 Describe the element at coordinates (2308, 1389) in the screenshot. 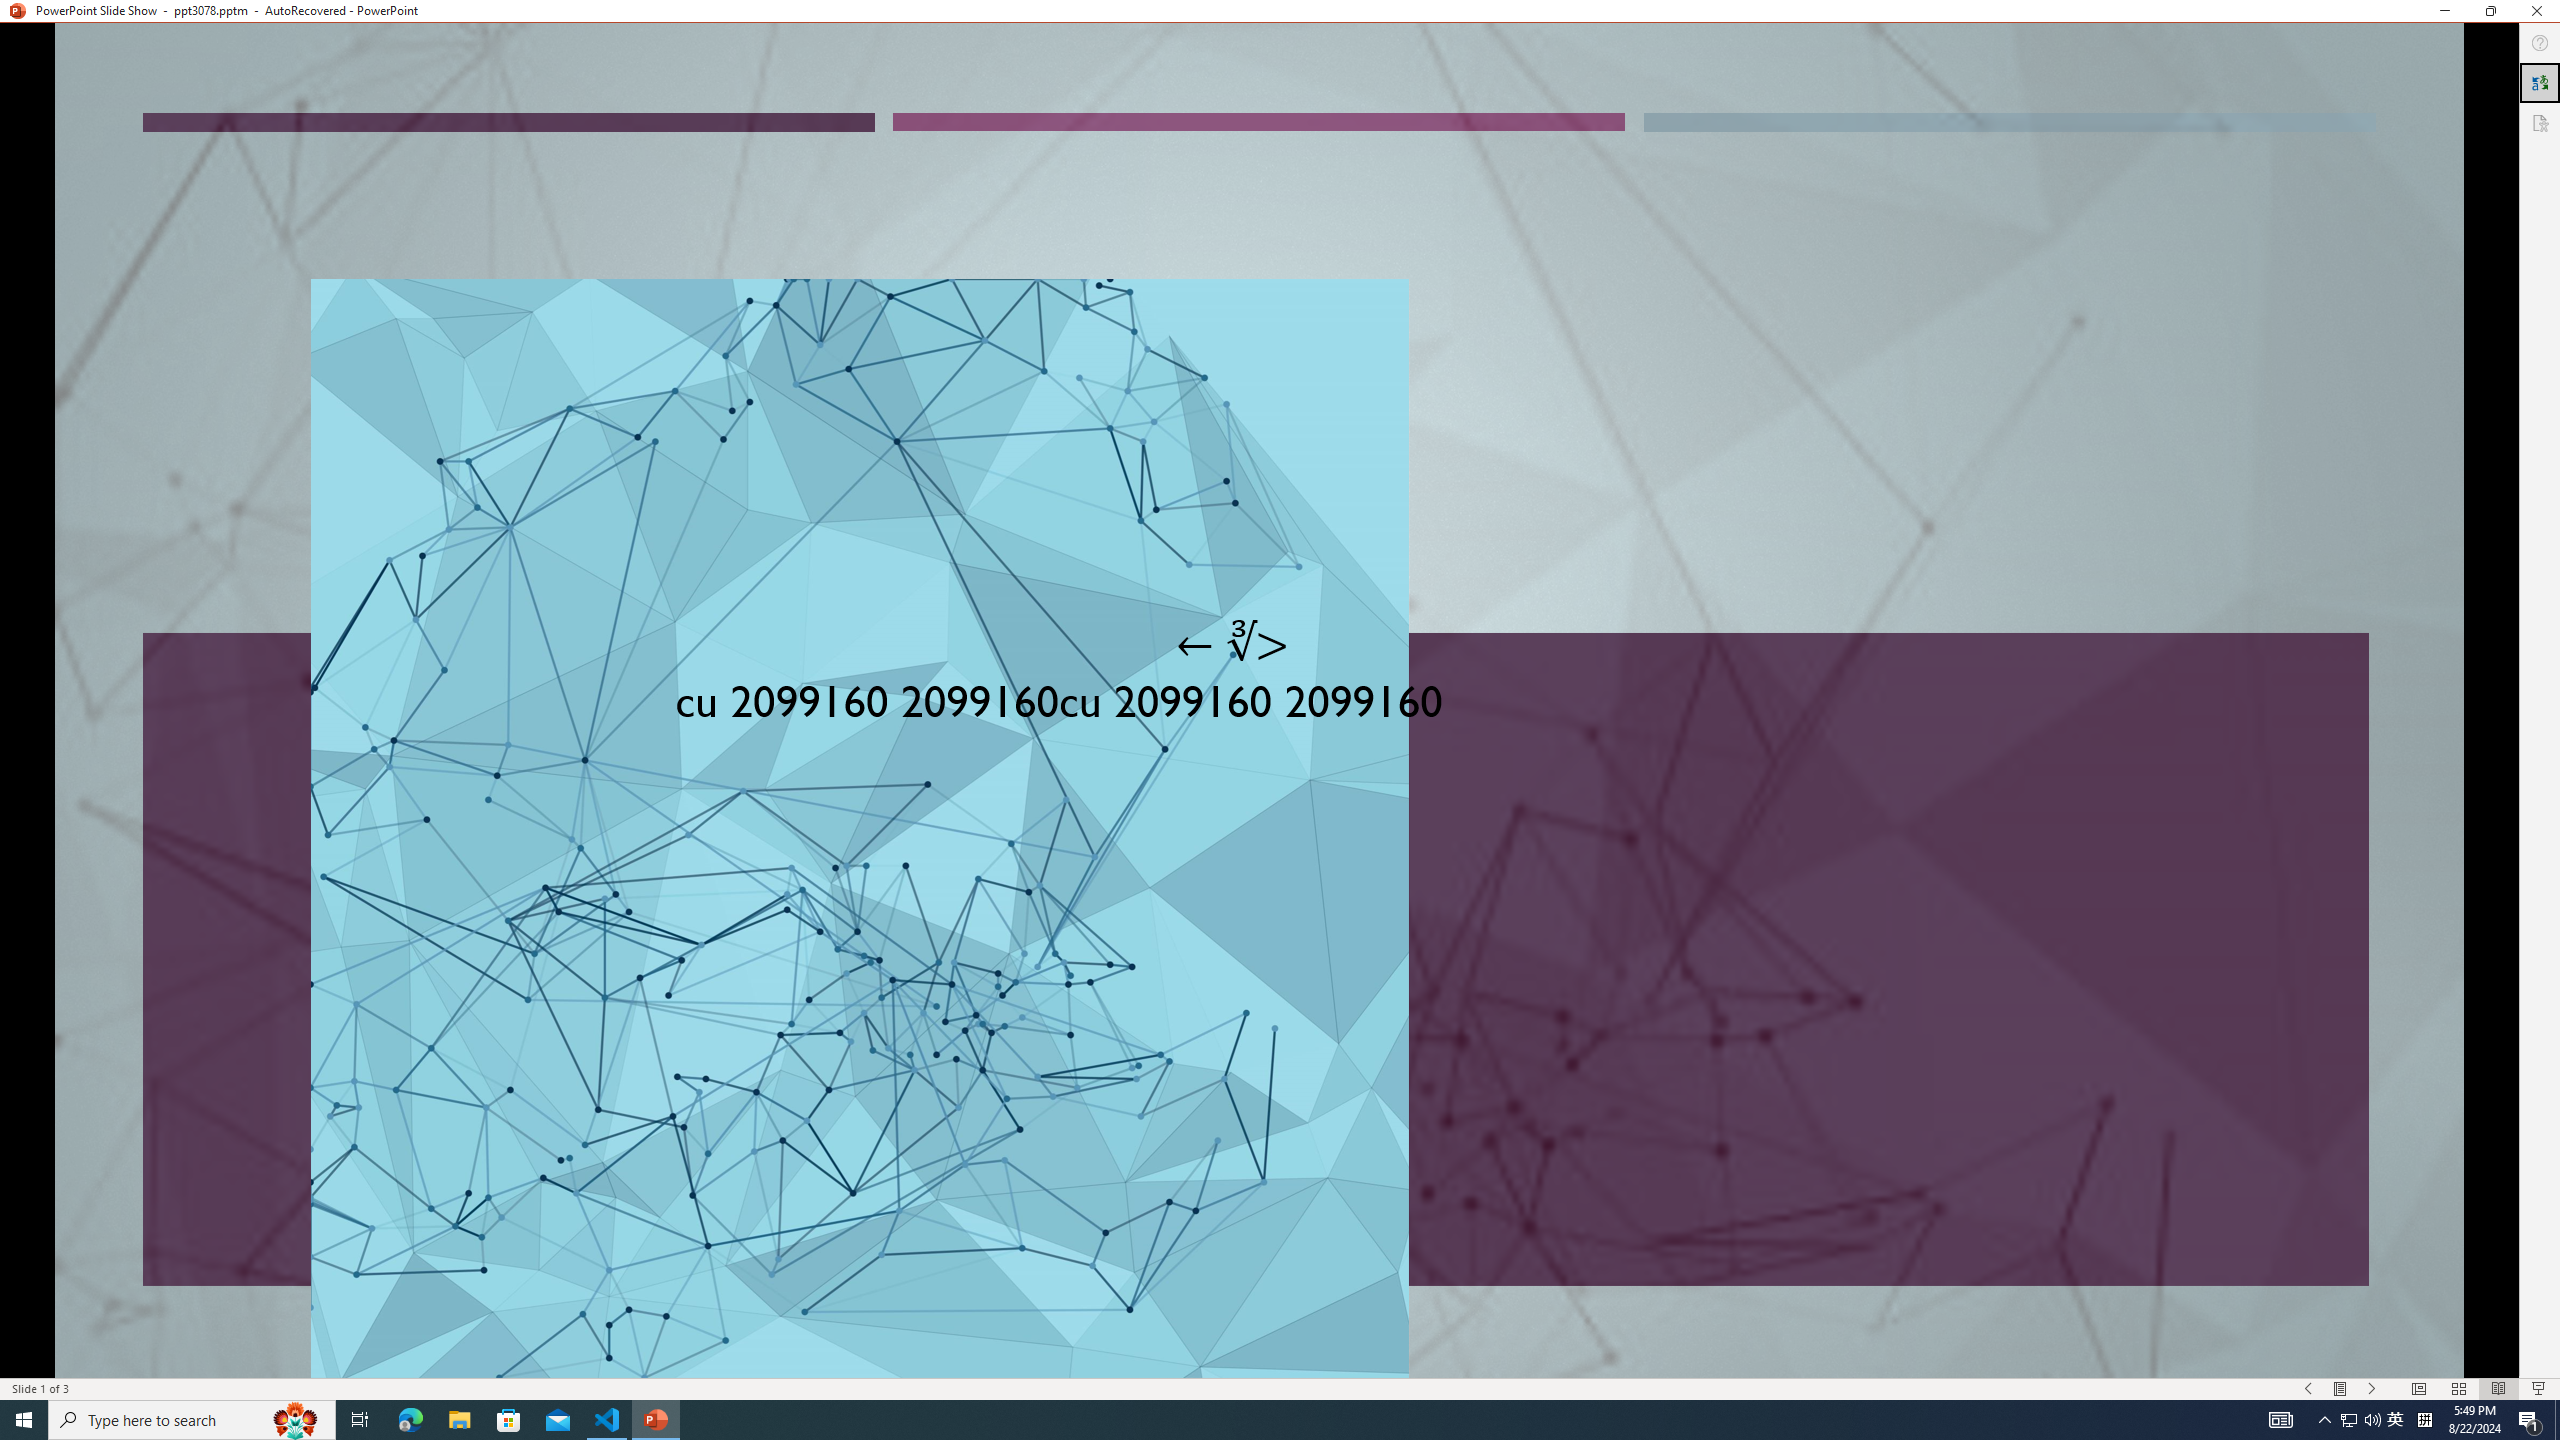

I see `'Slide Show Previous On'` at that location.